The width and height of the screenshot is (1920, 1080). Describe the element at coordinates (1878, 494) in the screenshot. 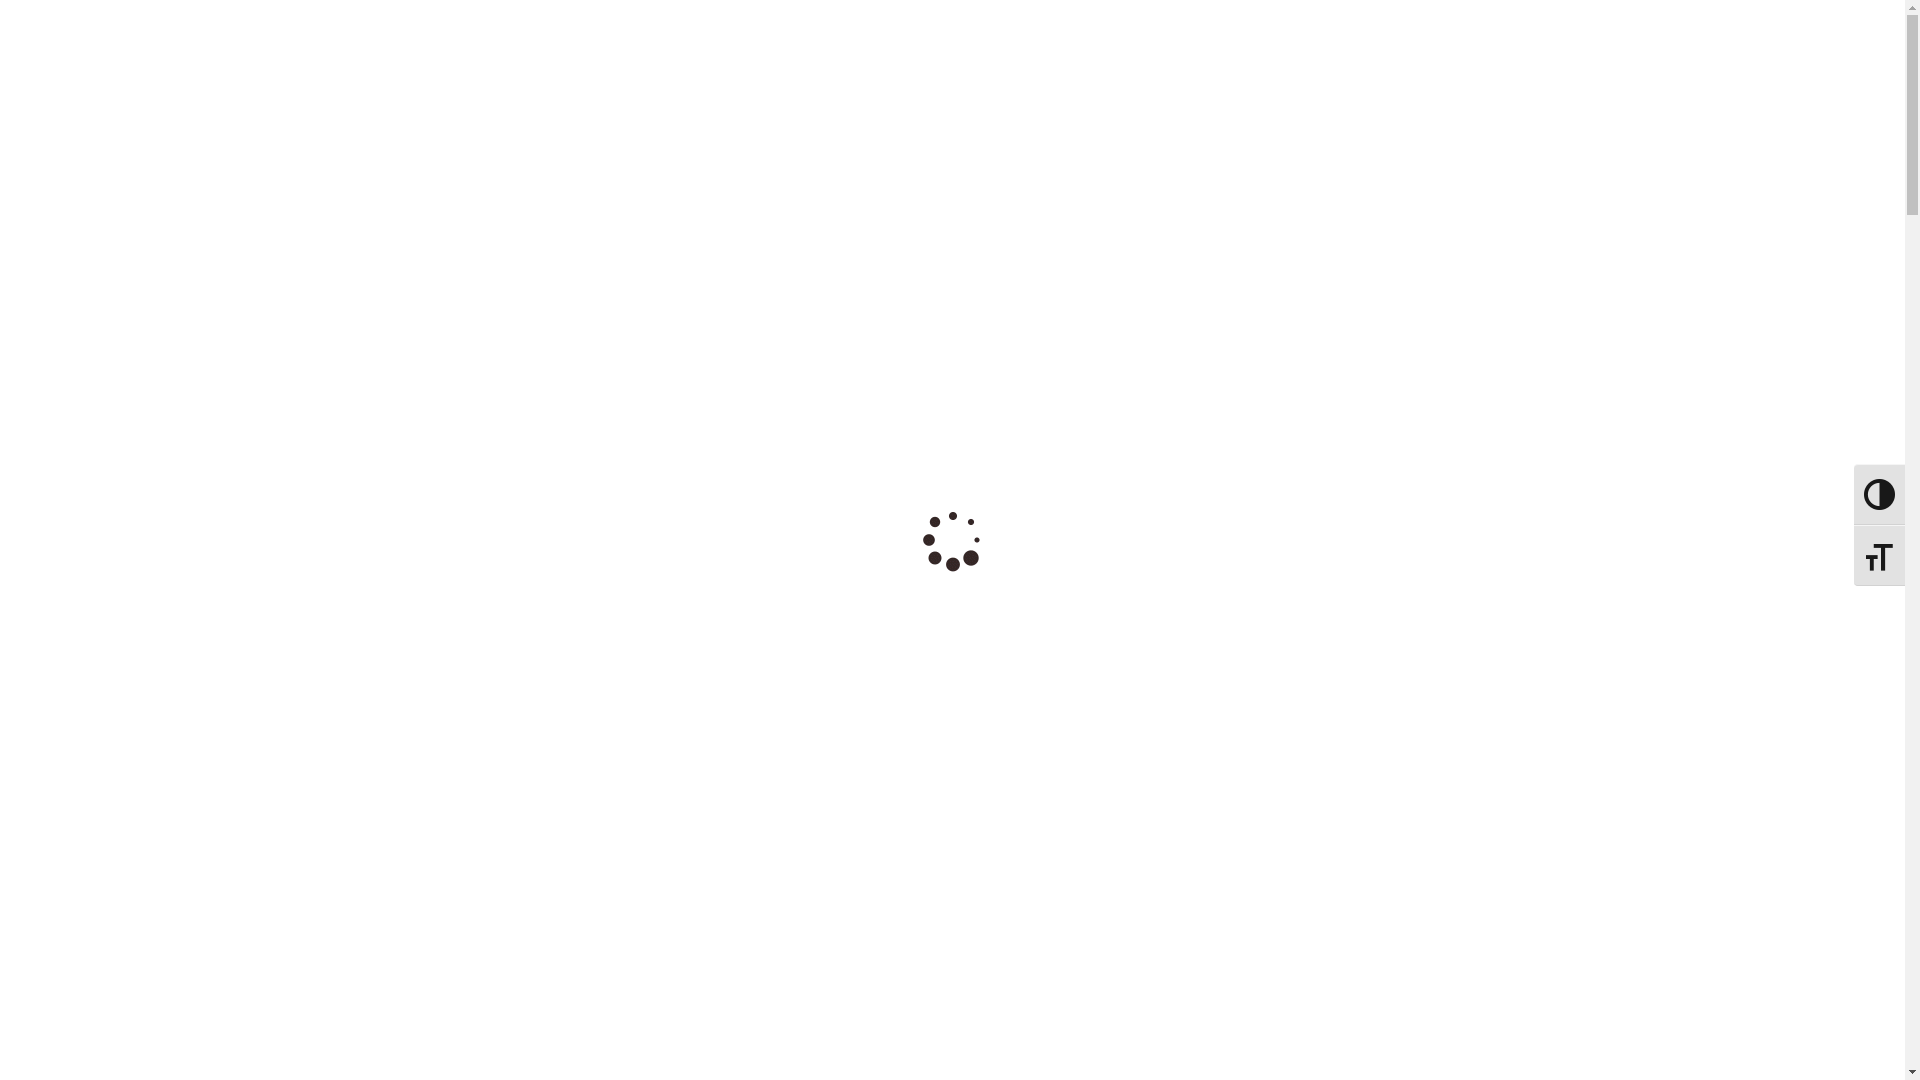

I see `'Toggle High Contrast'` at that location.